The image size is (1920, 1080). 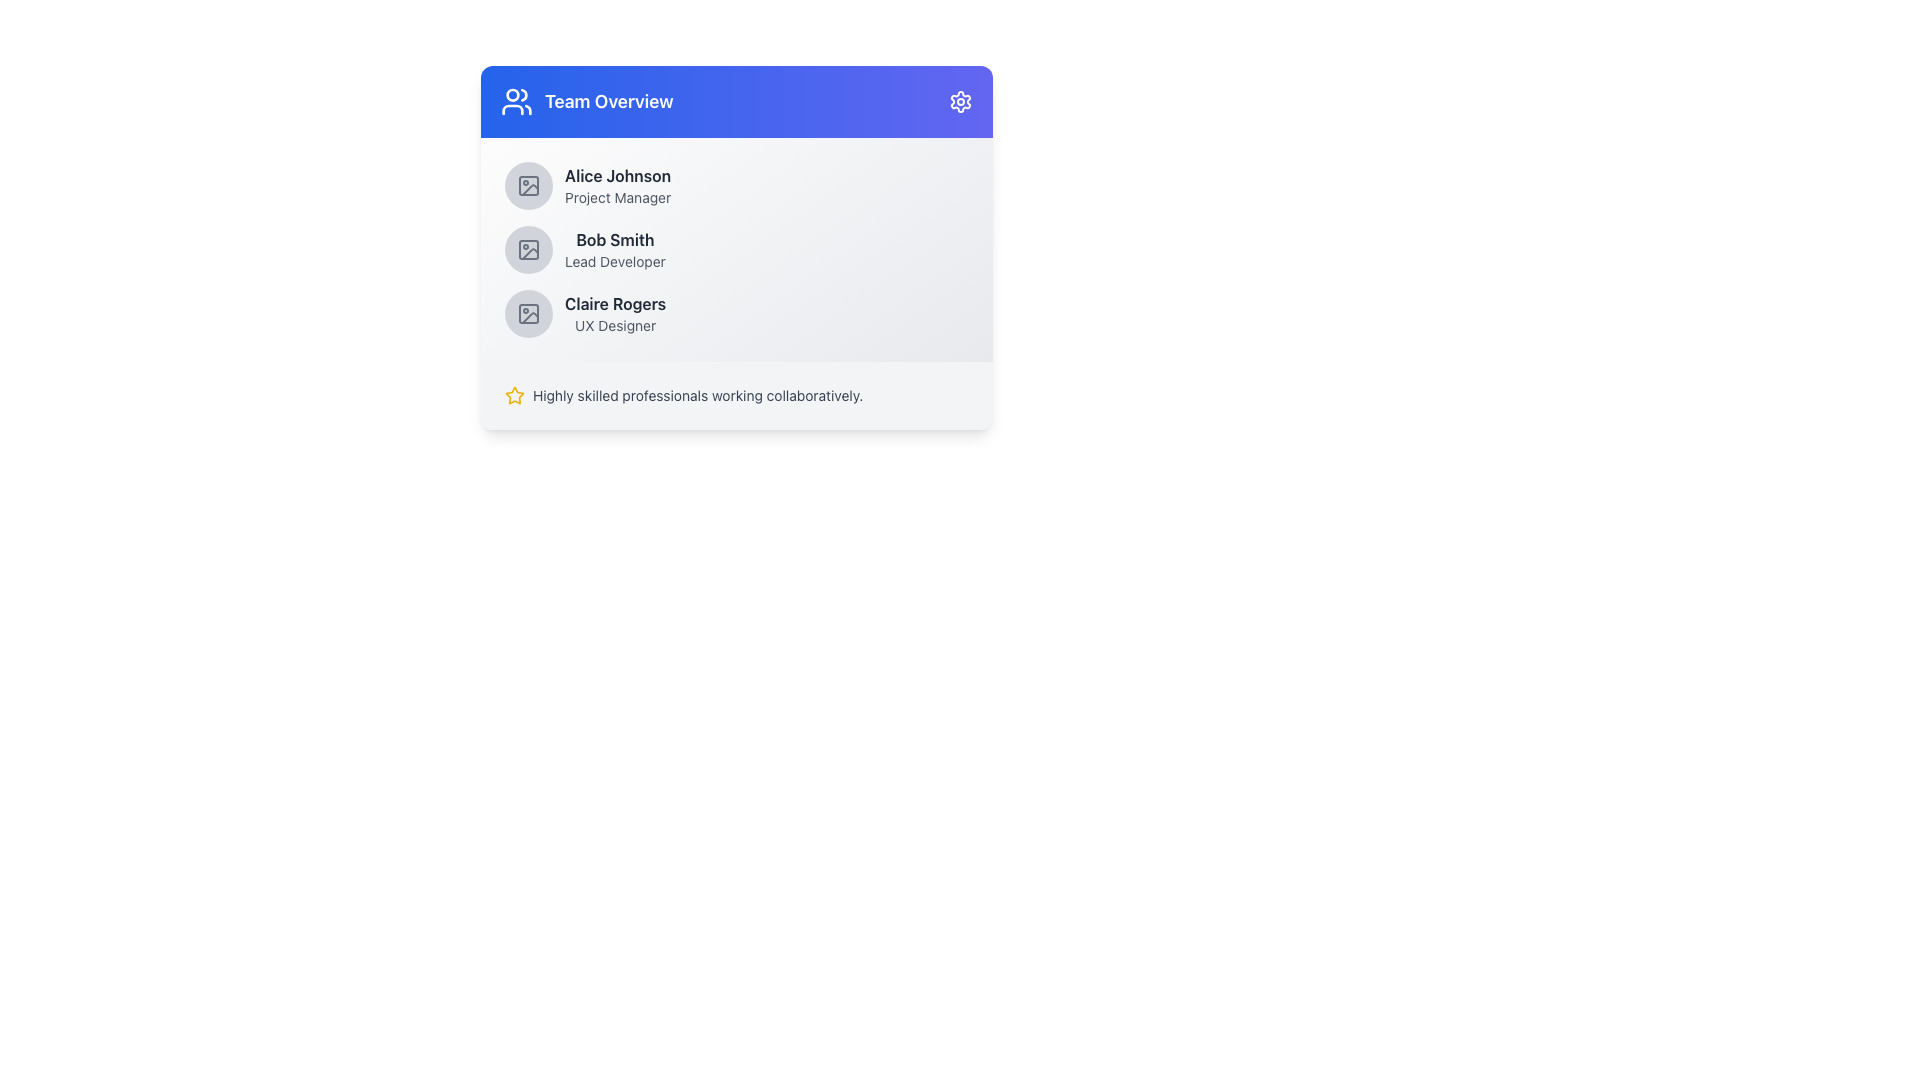 I want to click on the central list of team members in the 'Team Overview' card, so click(x=736, y=249).